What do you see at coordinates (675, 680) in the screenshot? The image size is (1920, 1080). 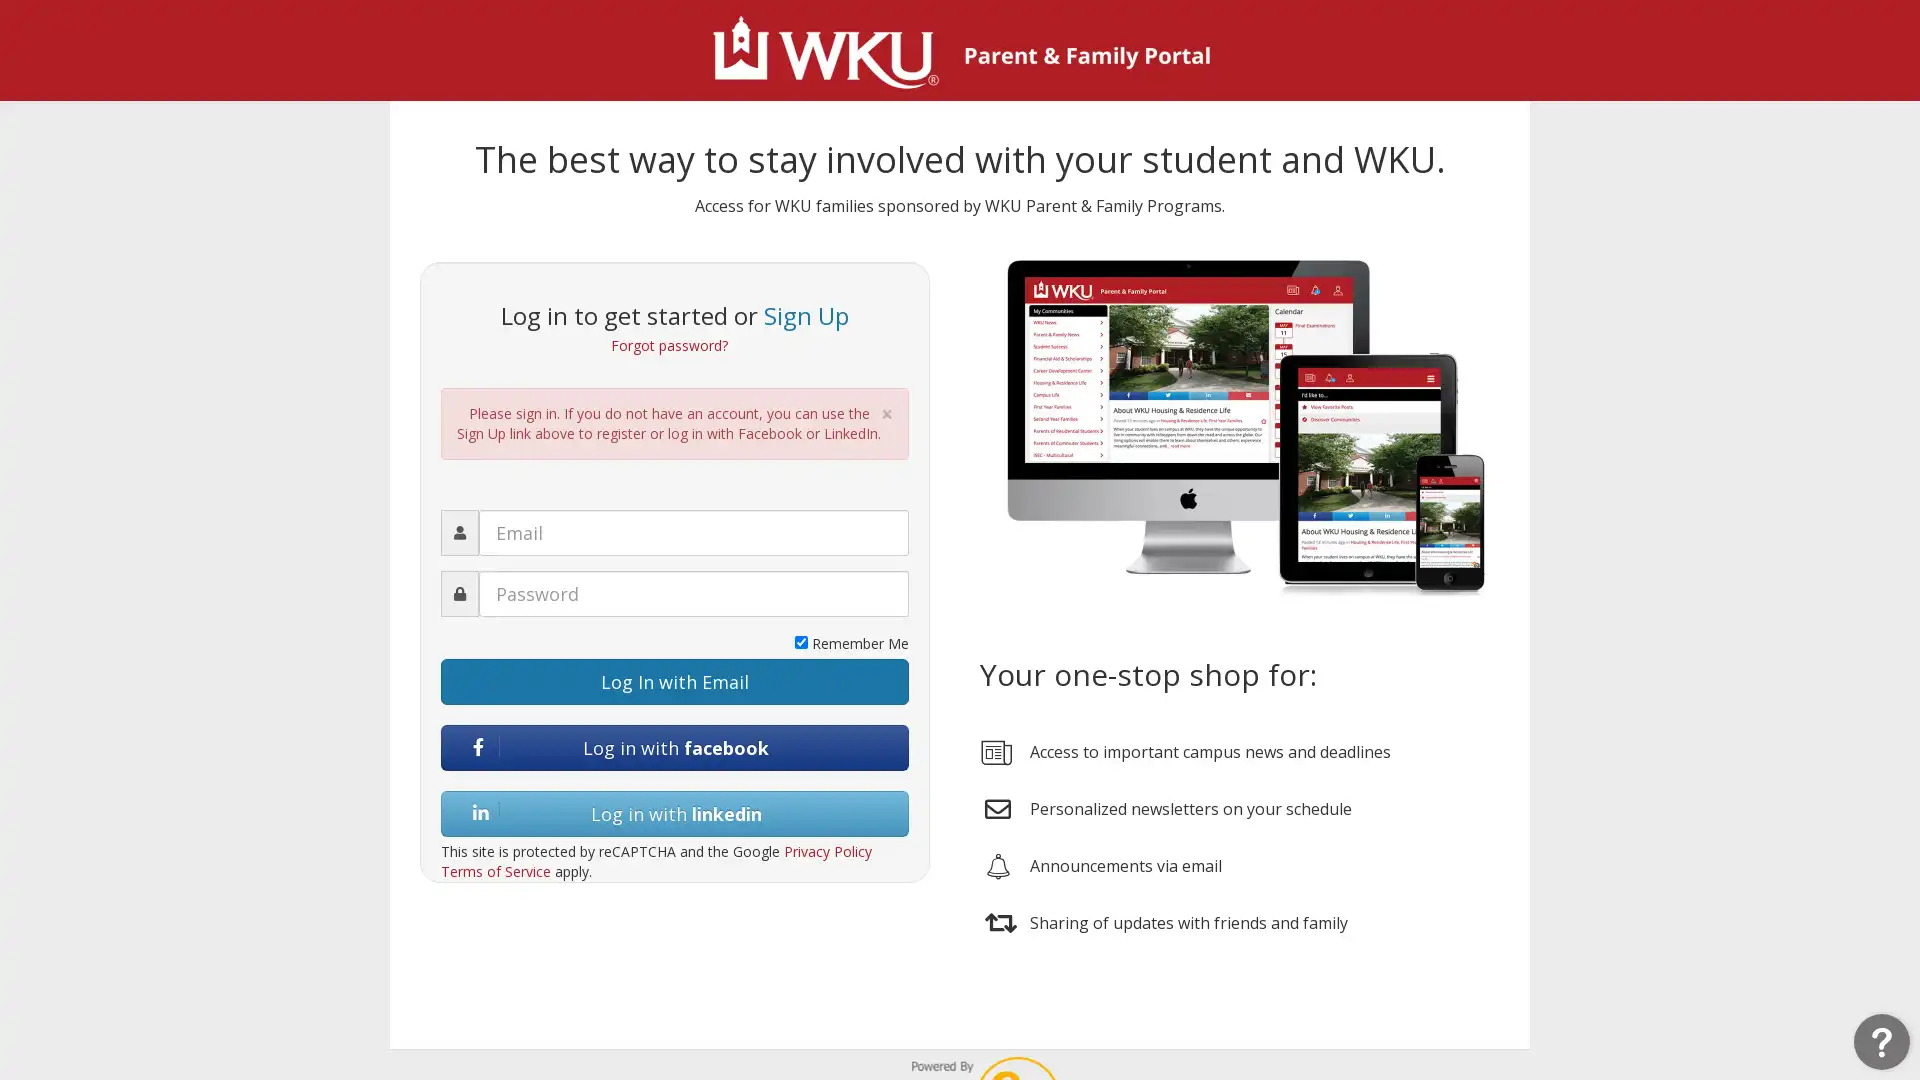 I see `Log In with Email` at bounding box center [675, 680].